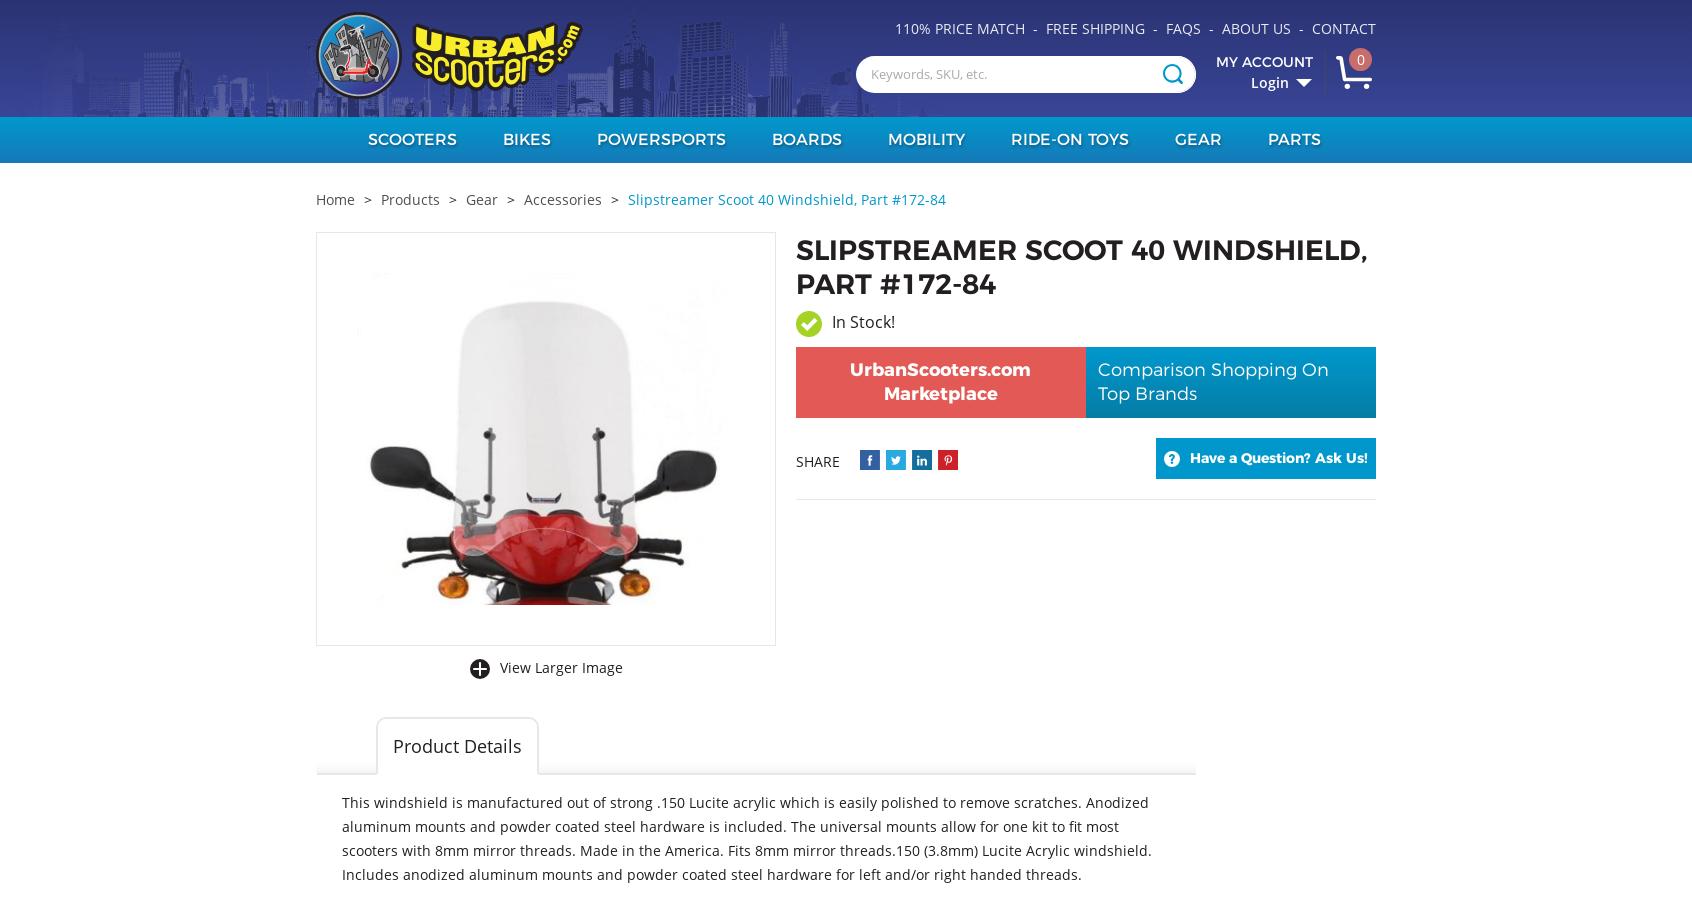 The width and height of the screenshot is (1692, 907). Describe the element at coordinates (1343, 27) in the screenshot. I see `'Contact'` at that location.